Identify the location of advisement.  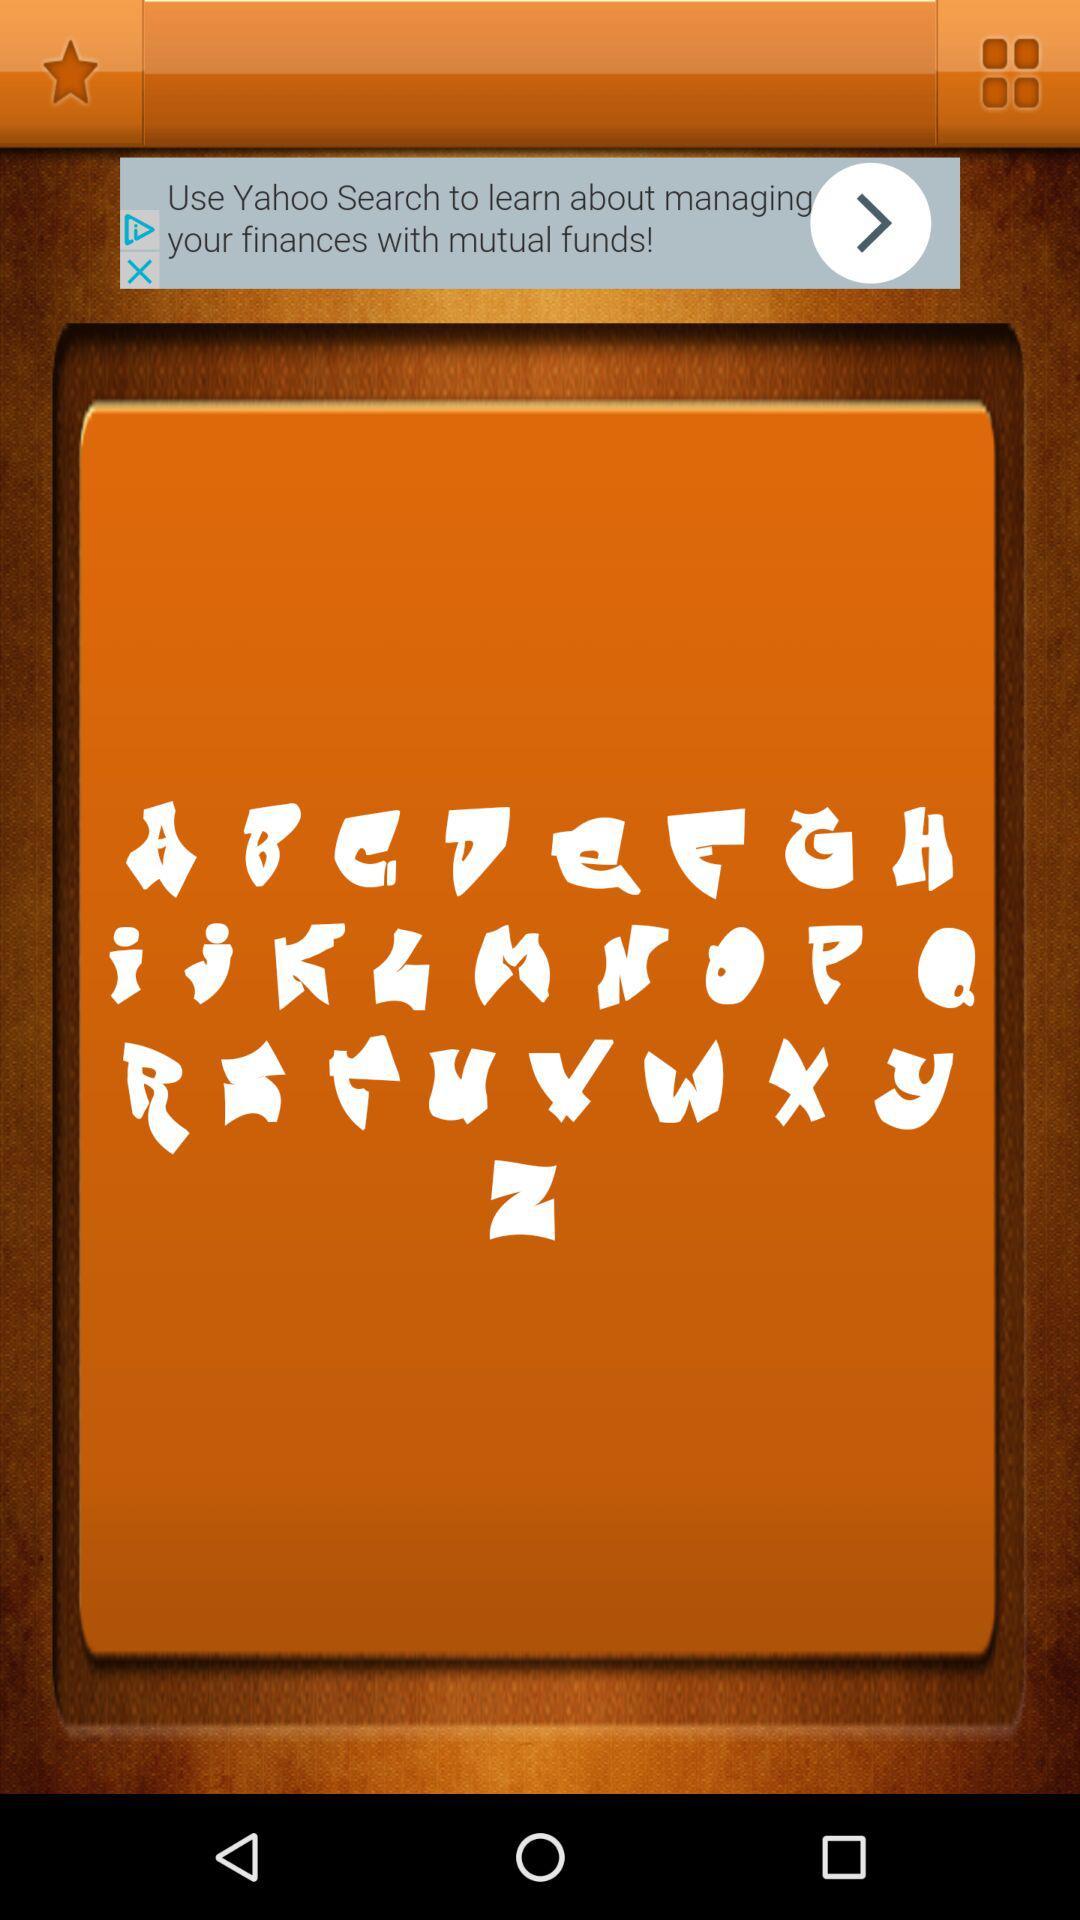
(540, 223).